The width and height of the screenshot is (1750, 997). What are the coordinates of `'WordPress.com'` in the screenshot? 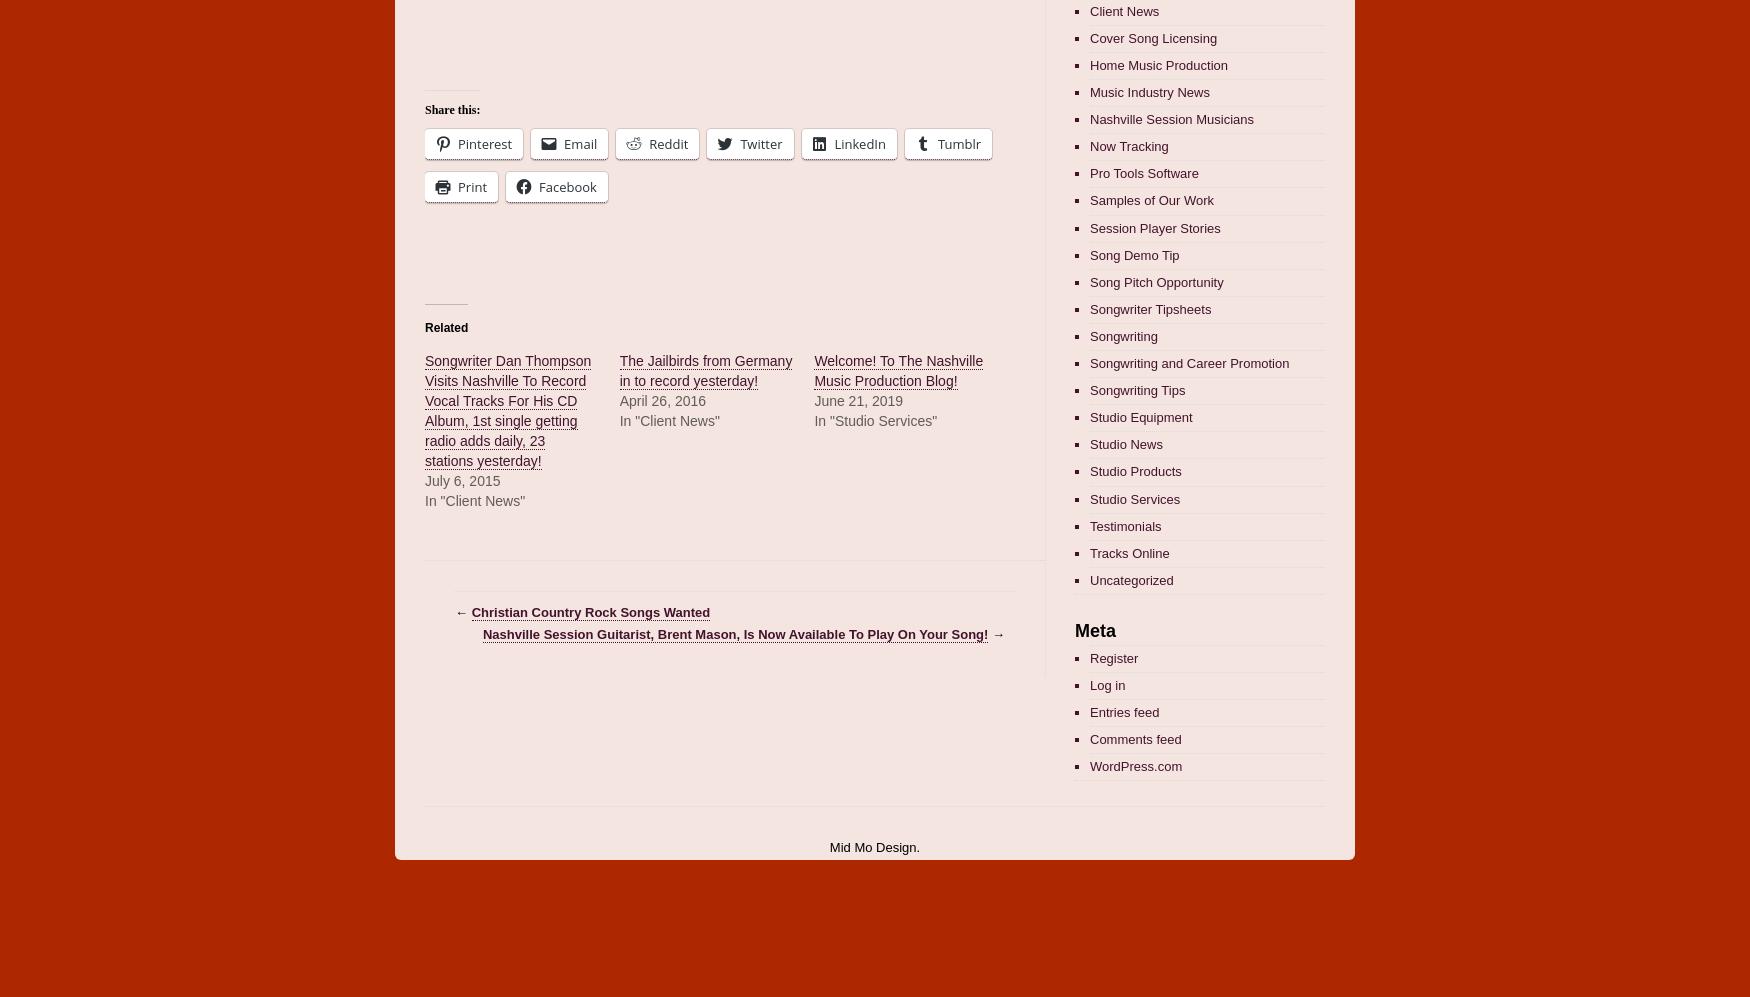 It's located at (1134, 766).